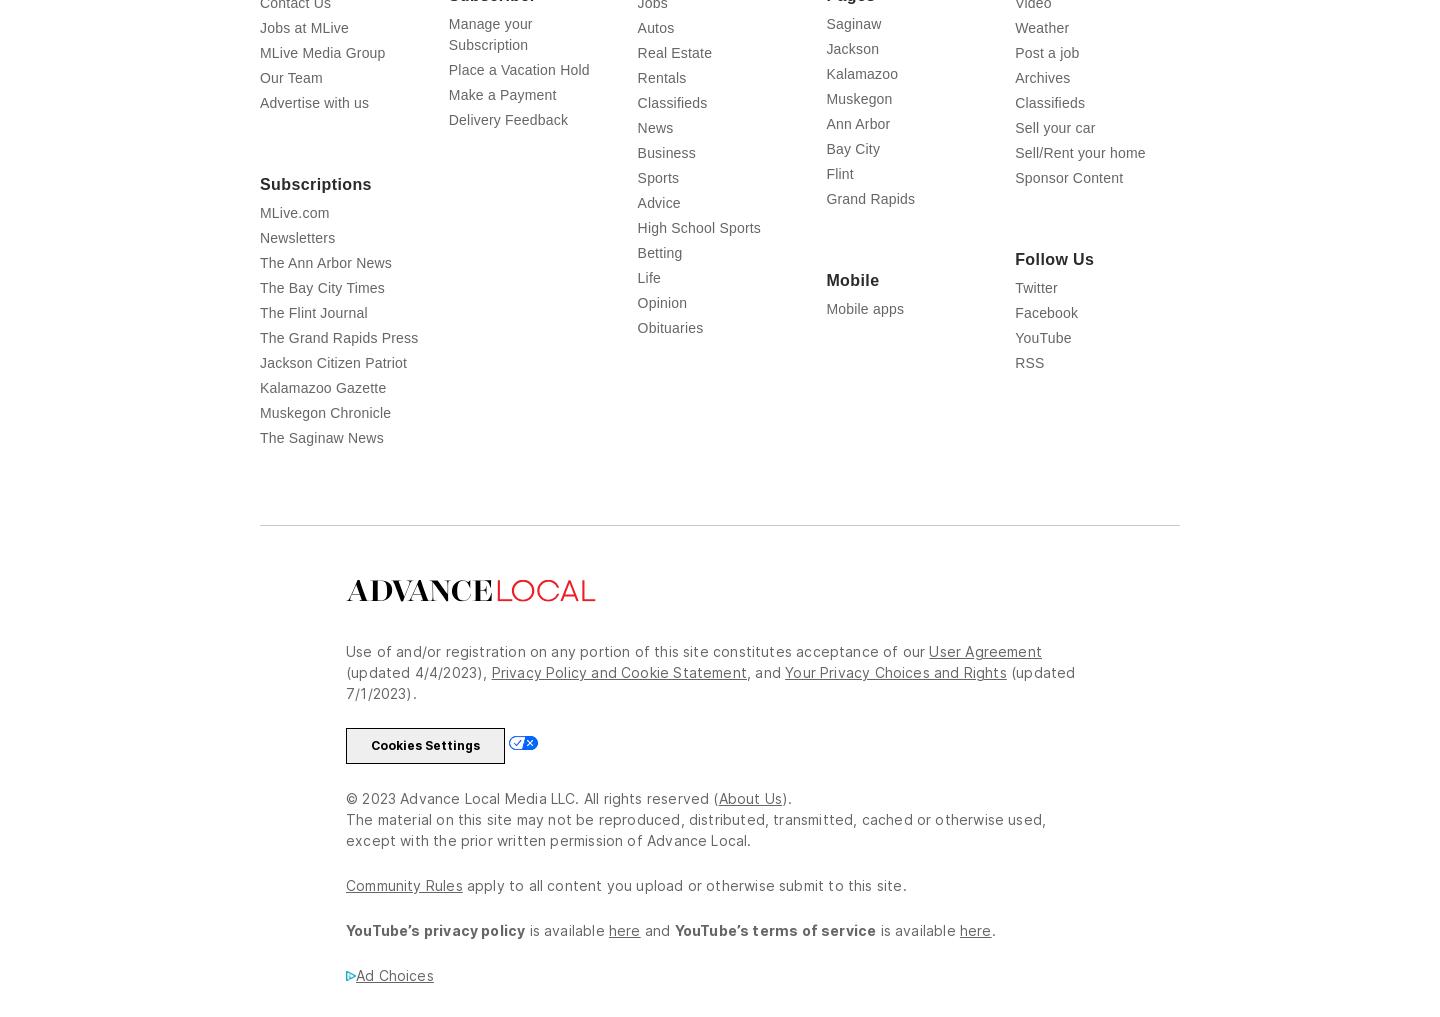 The height and width of the screenshot is (1017, 1440). Describe the element at coordinates (1054, 258) in the screenshot. I see `'Follow Us'` at that location.